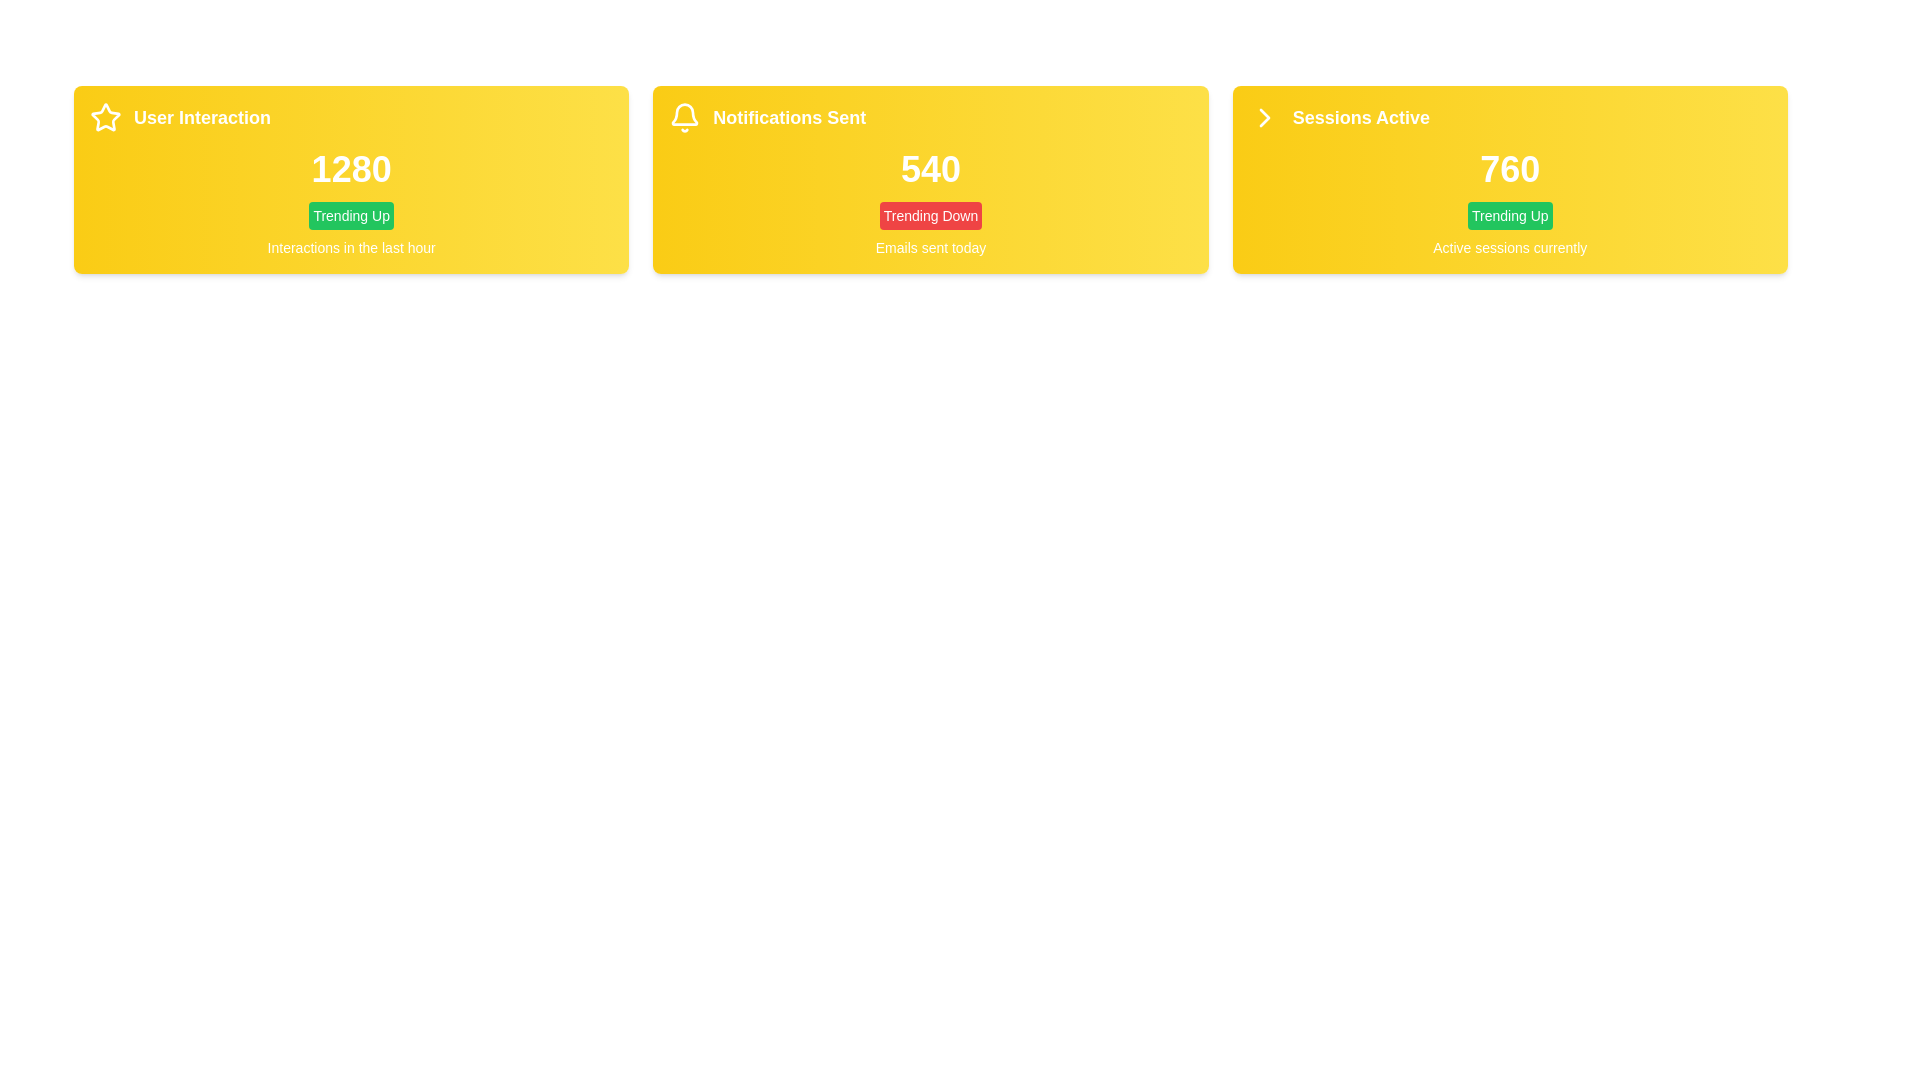 The width and height of the screenshot is (1920, 1080). I want to click on the Badge indicating an upward trend in data performance metrics, located within the yellow card labeled 'User Interaction', positioned below '1280' and above 'Interactions in the last hour', so click(351, 216).